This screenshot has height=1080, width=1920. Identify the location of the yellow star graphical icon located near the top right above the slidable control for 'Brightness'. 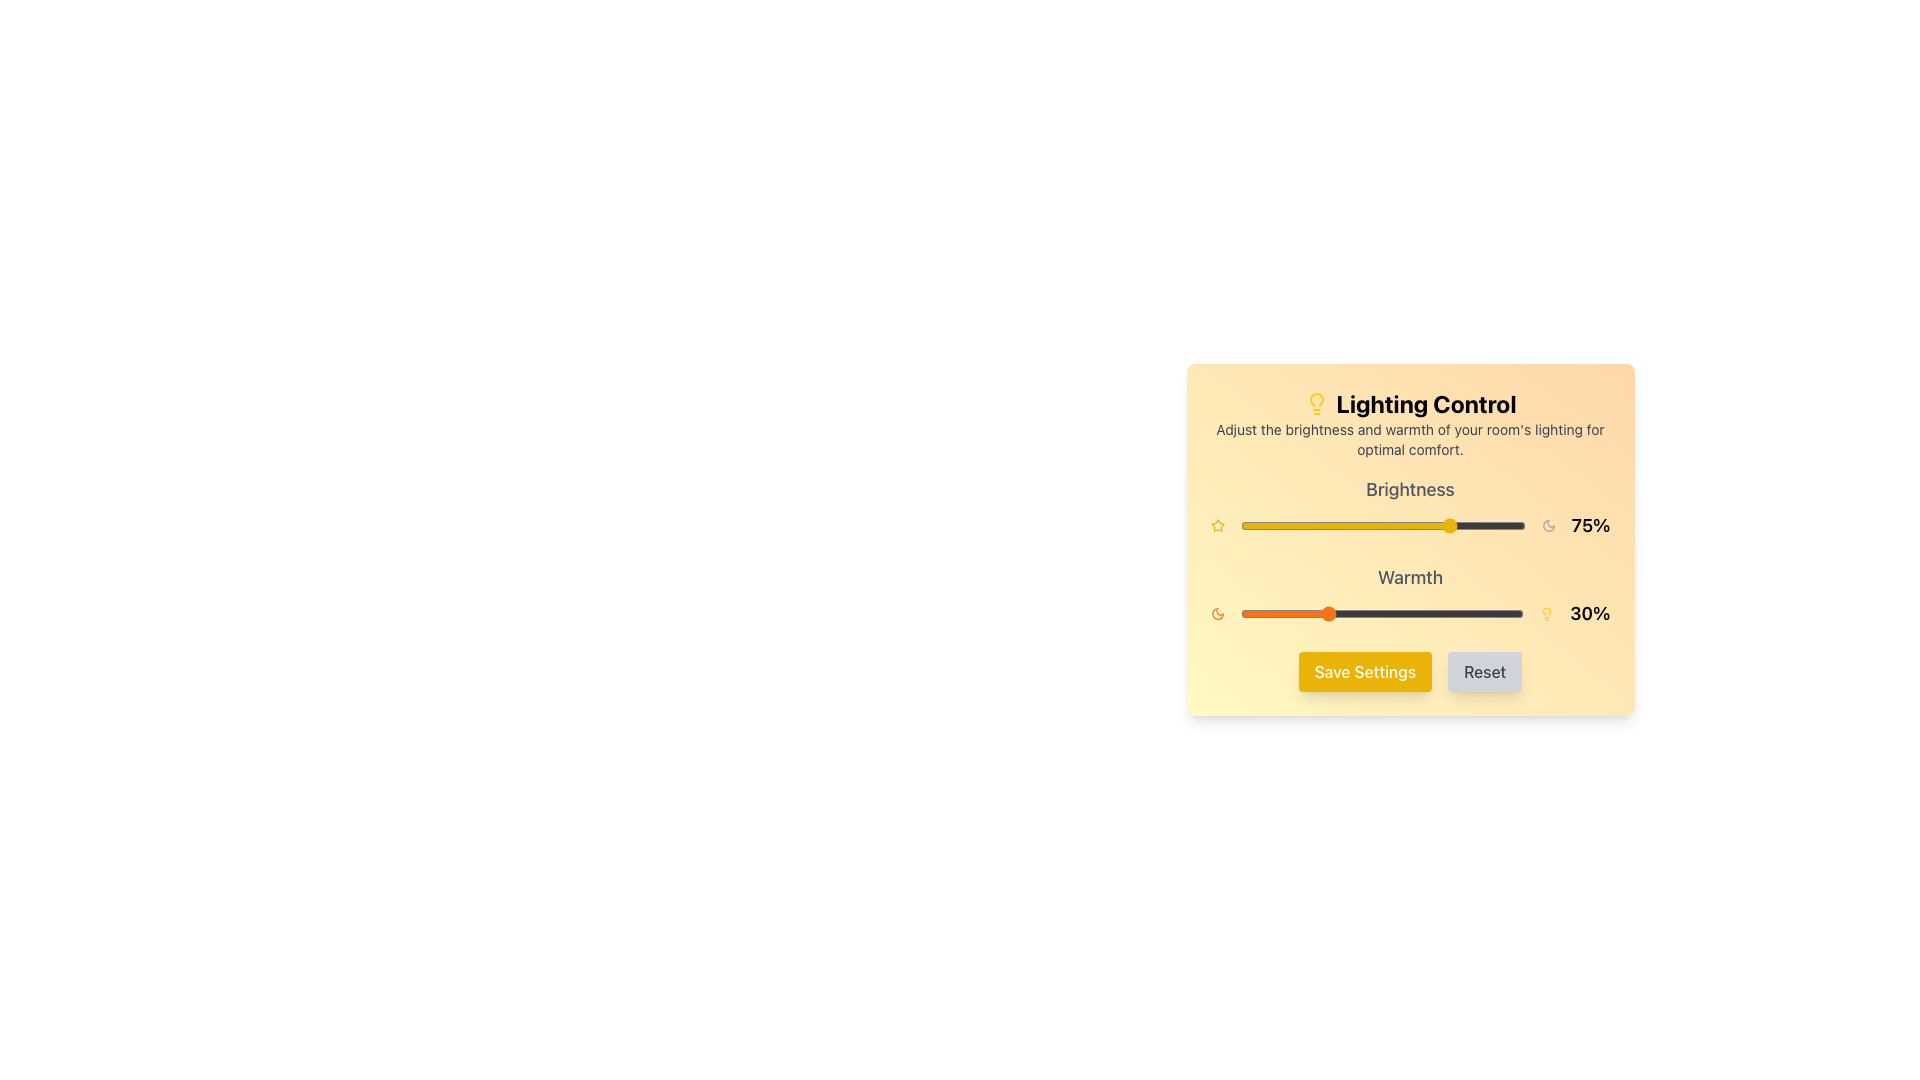
(1216, 524).